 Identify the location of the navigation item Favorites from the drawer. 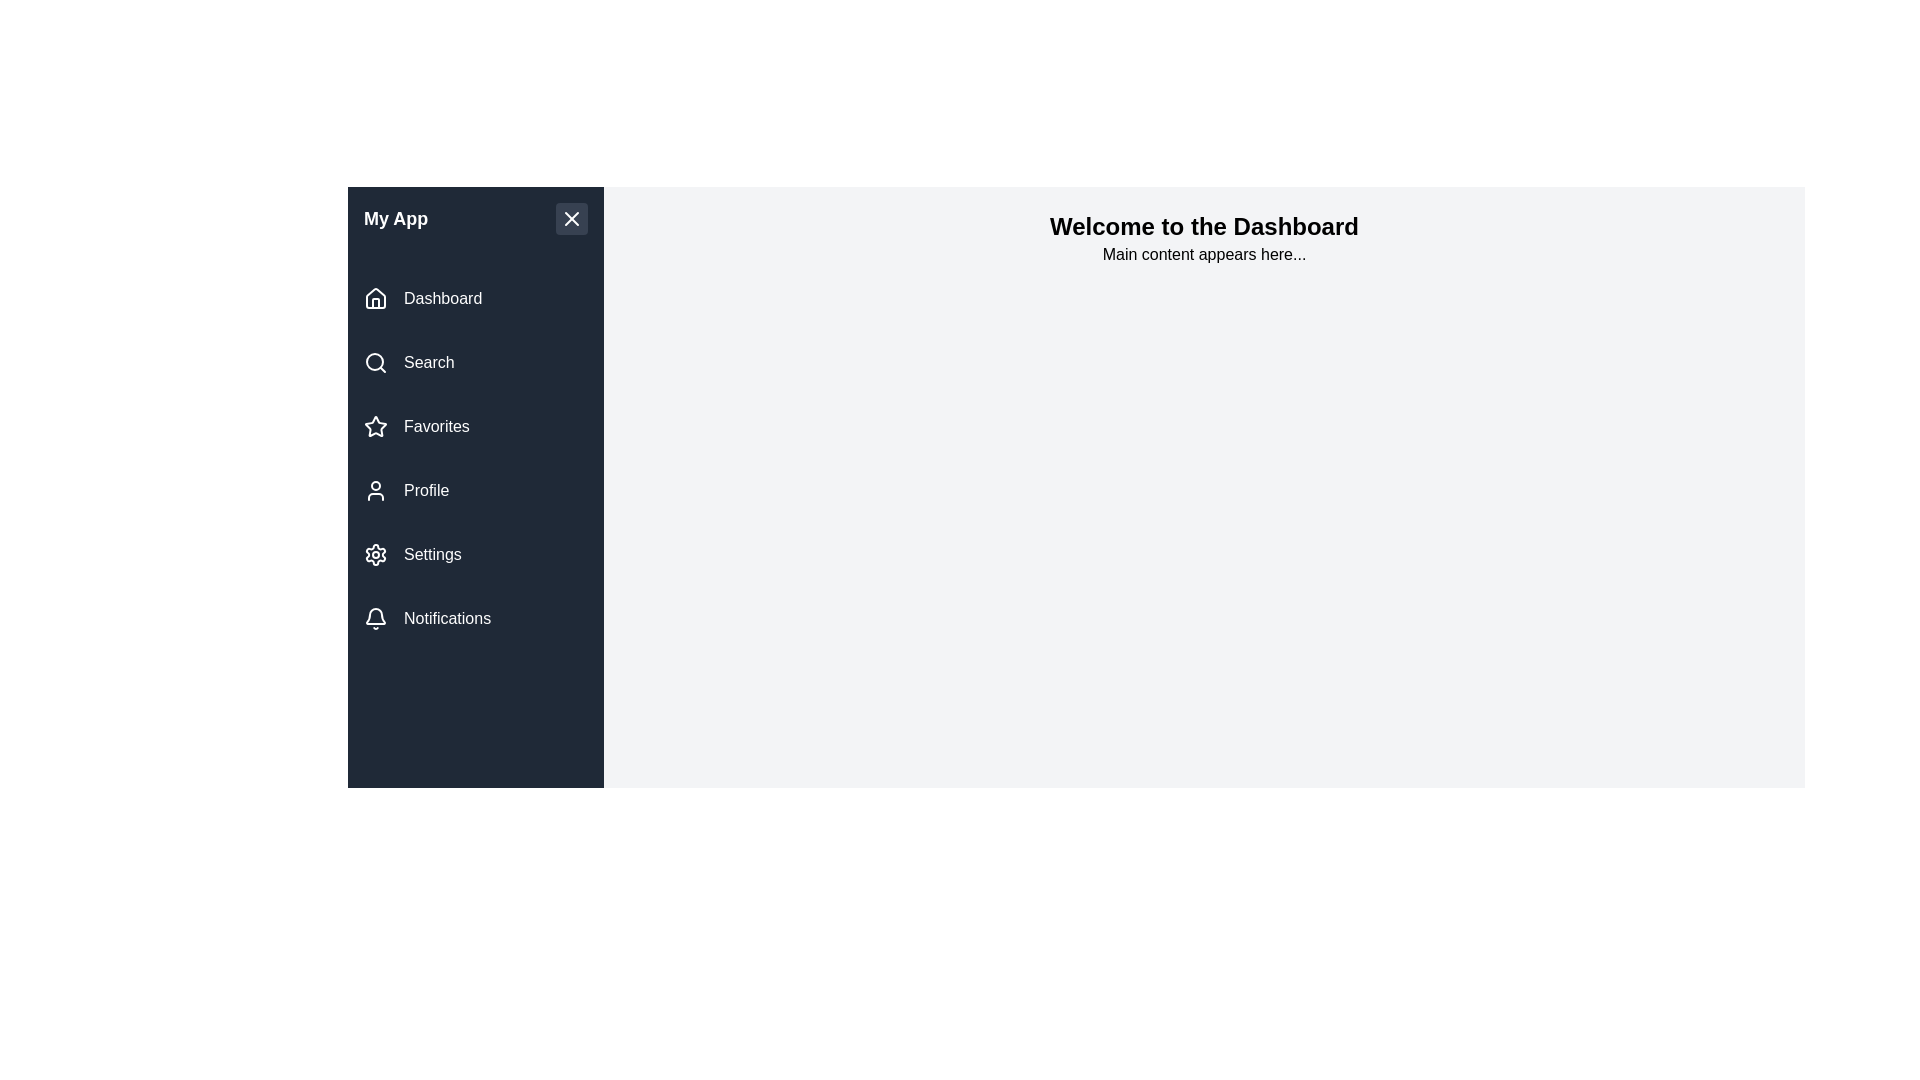
(474, 426).